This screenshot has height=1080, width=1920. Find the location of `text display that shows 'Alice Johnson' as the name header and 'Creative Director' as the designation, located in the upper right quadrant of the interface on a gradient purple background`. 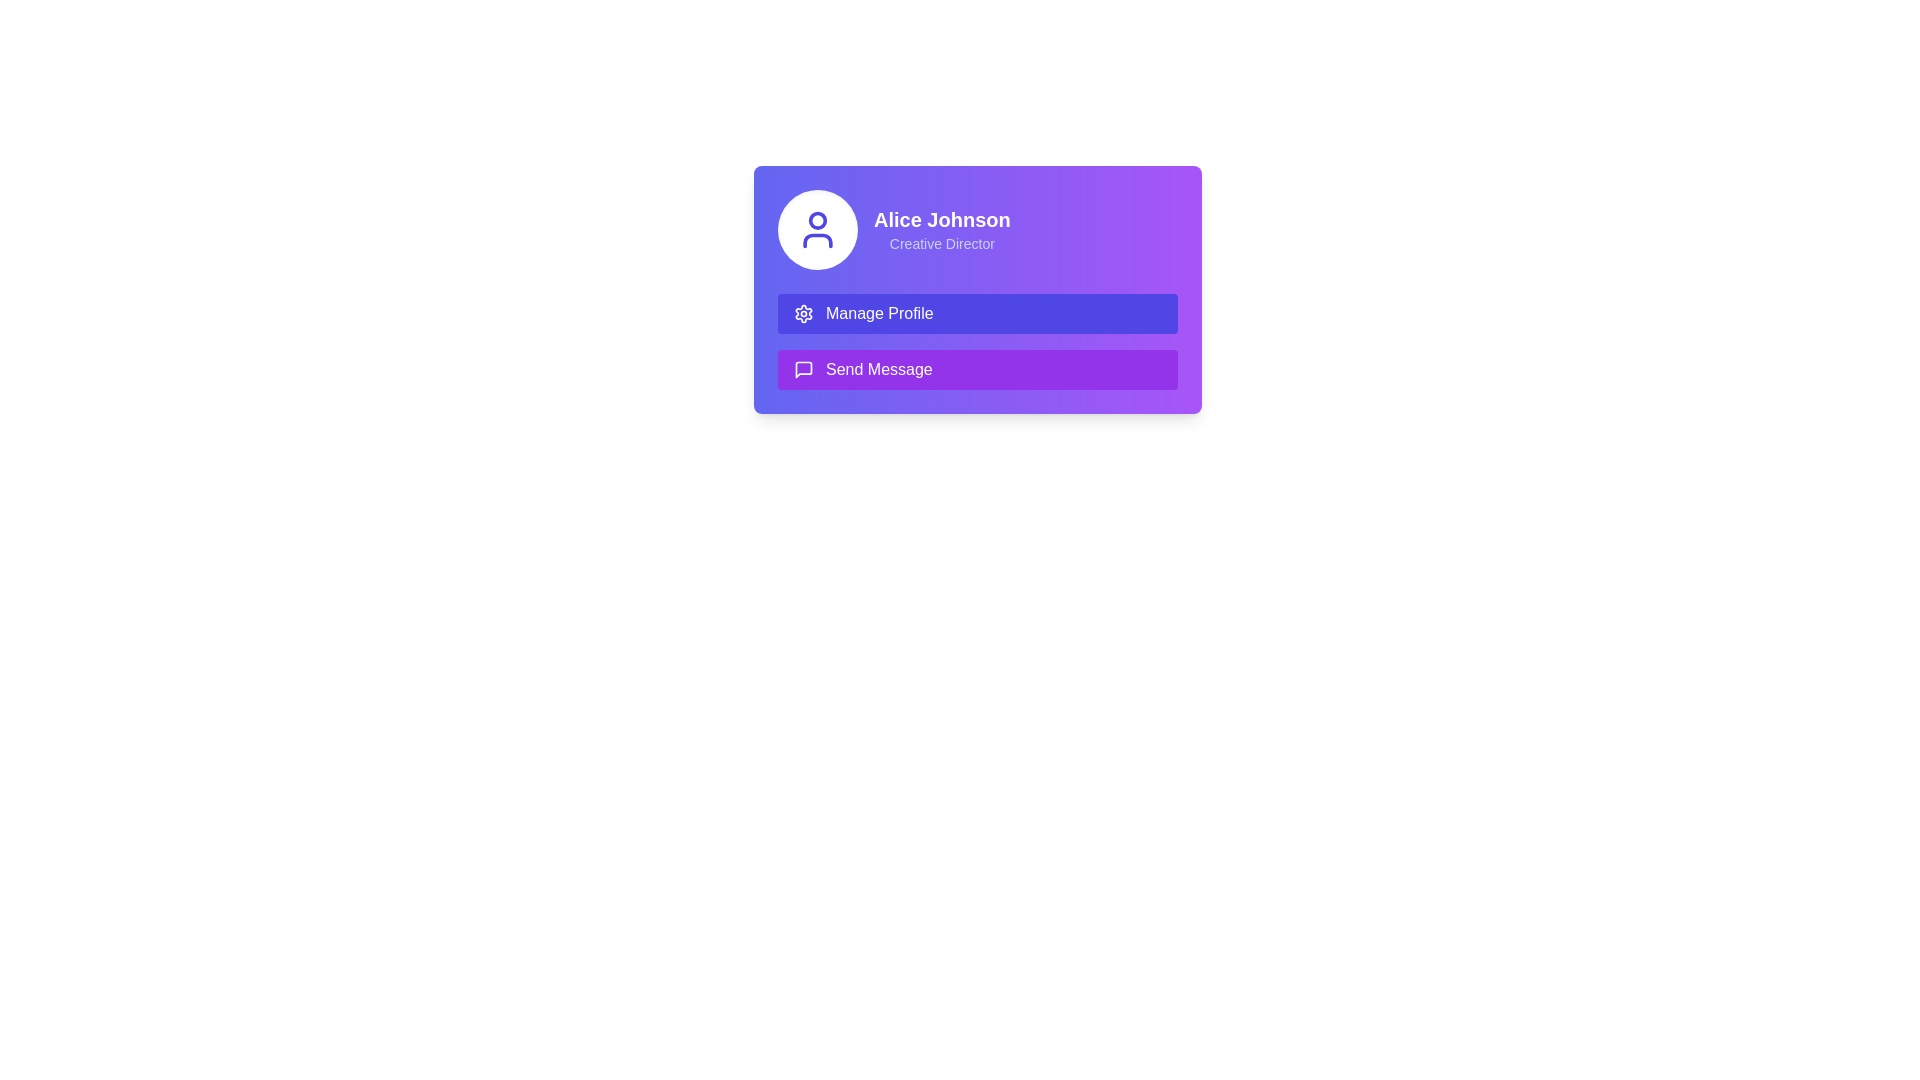

text display that shows 'Alice Johnson' as the name header and 'Creative Director' as the designation, located in the upper right quadrant of the interface on a gradient purple background is located at coordinates (941, 229).